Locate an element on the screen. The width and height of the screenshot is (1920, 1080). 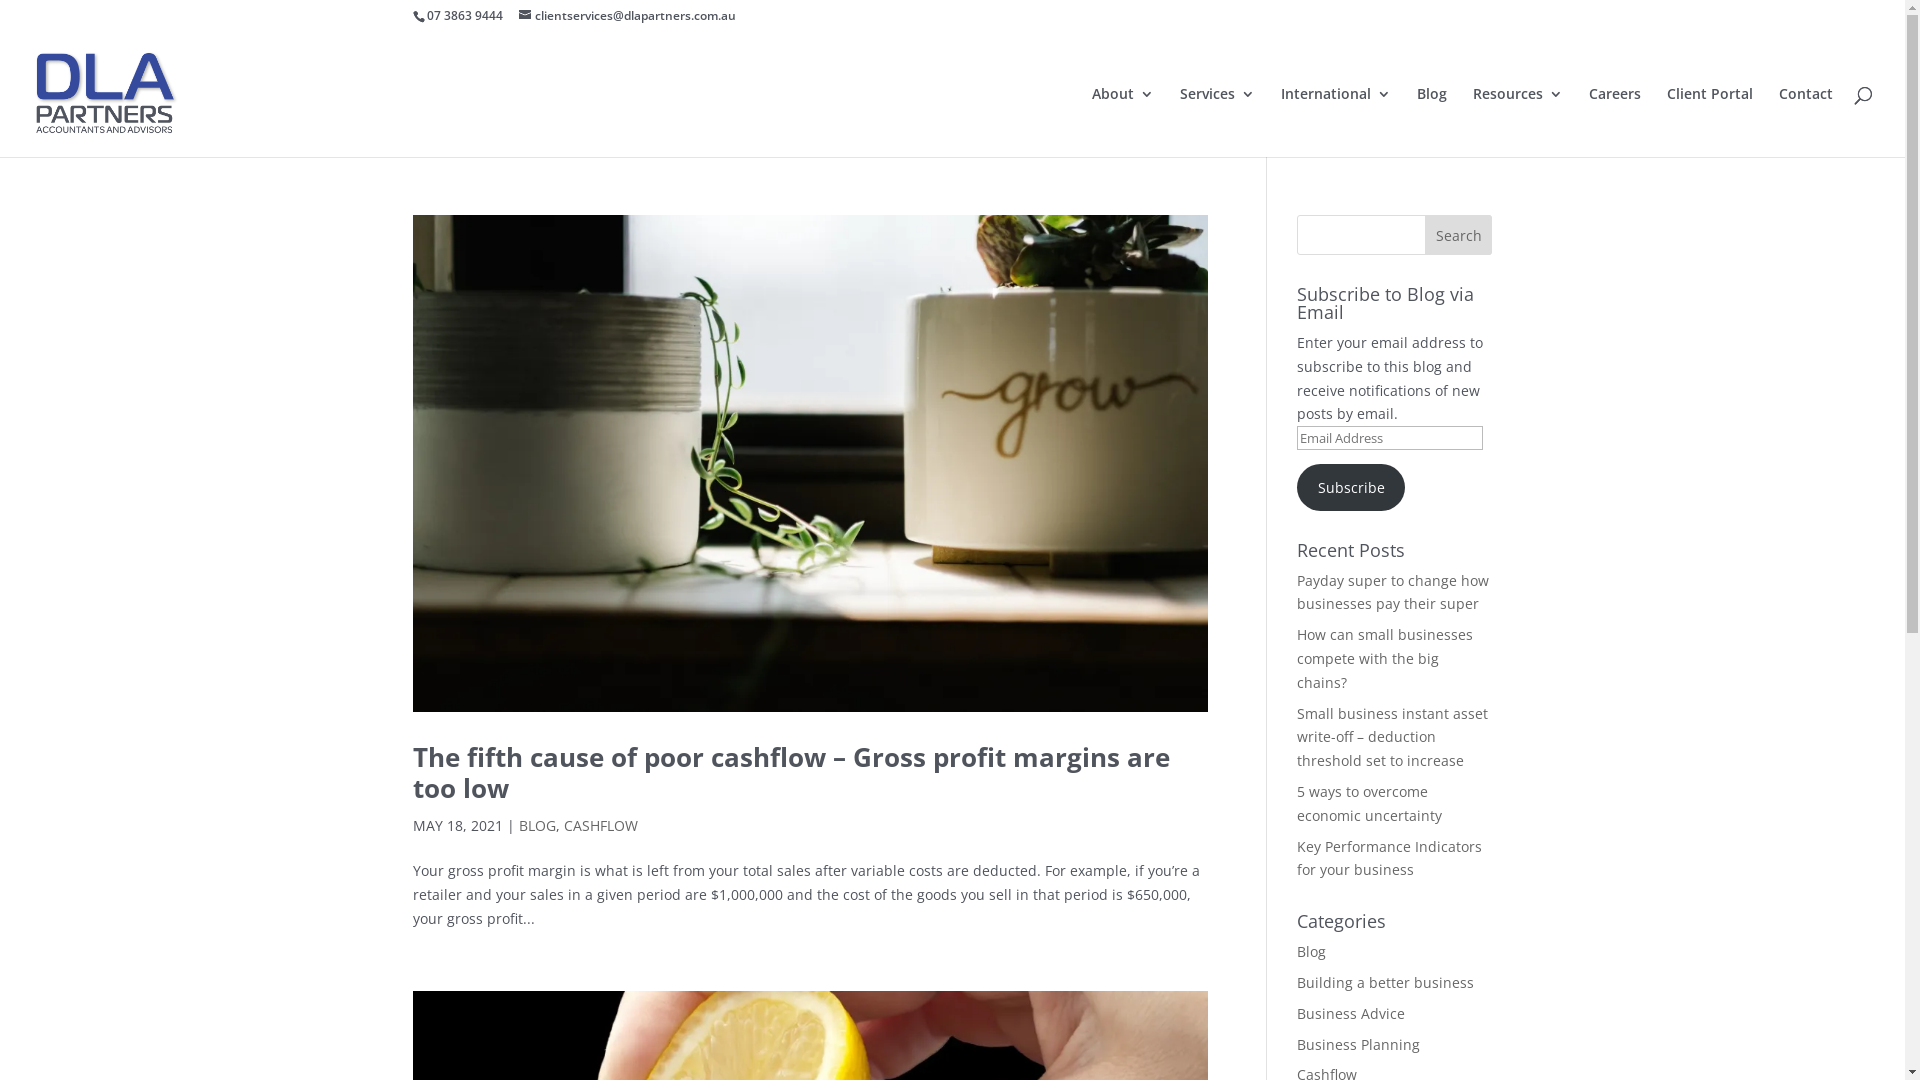
'Resources' is located at coordinates (1517, 122).